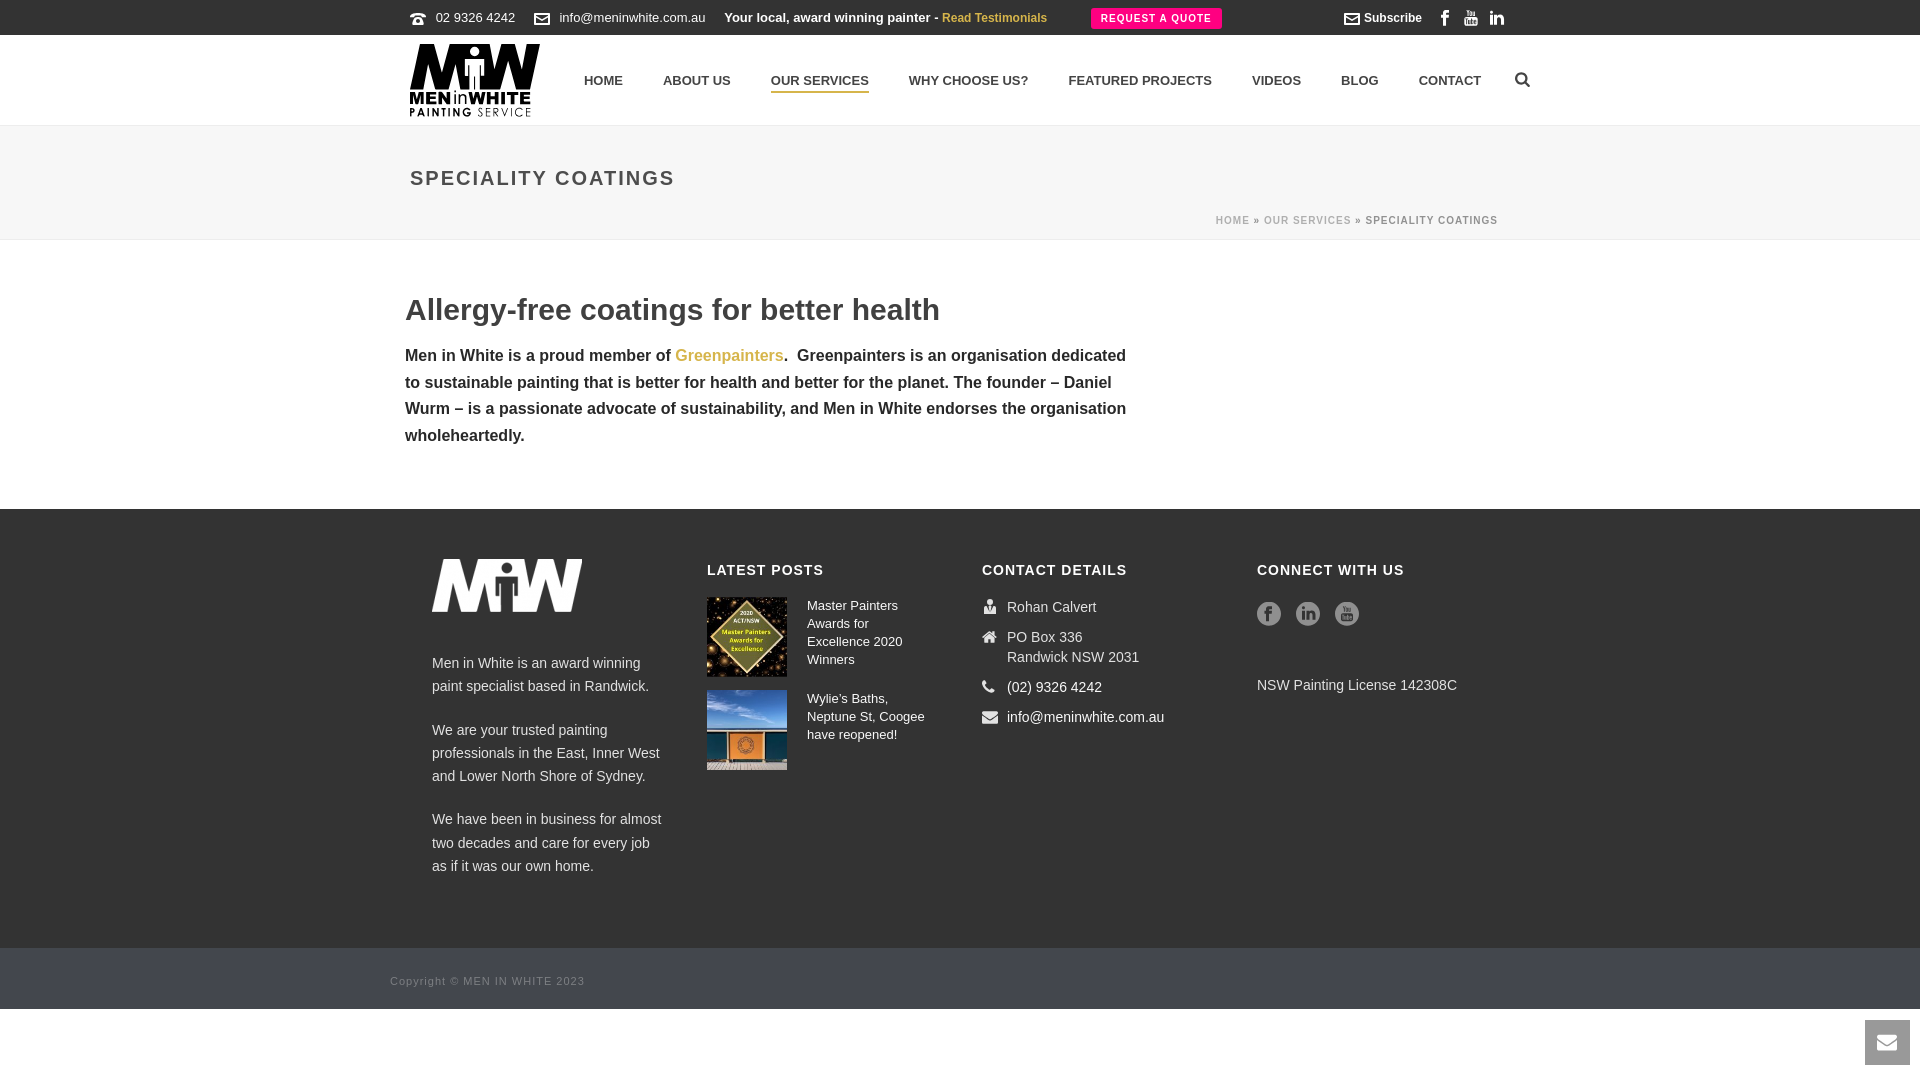 The image size is (1920, 1080). What do you see at coordinates (820, 80) in the screenshot?
I see `'OUR SERVICES'` at bounding box center [820, 80].